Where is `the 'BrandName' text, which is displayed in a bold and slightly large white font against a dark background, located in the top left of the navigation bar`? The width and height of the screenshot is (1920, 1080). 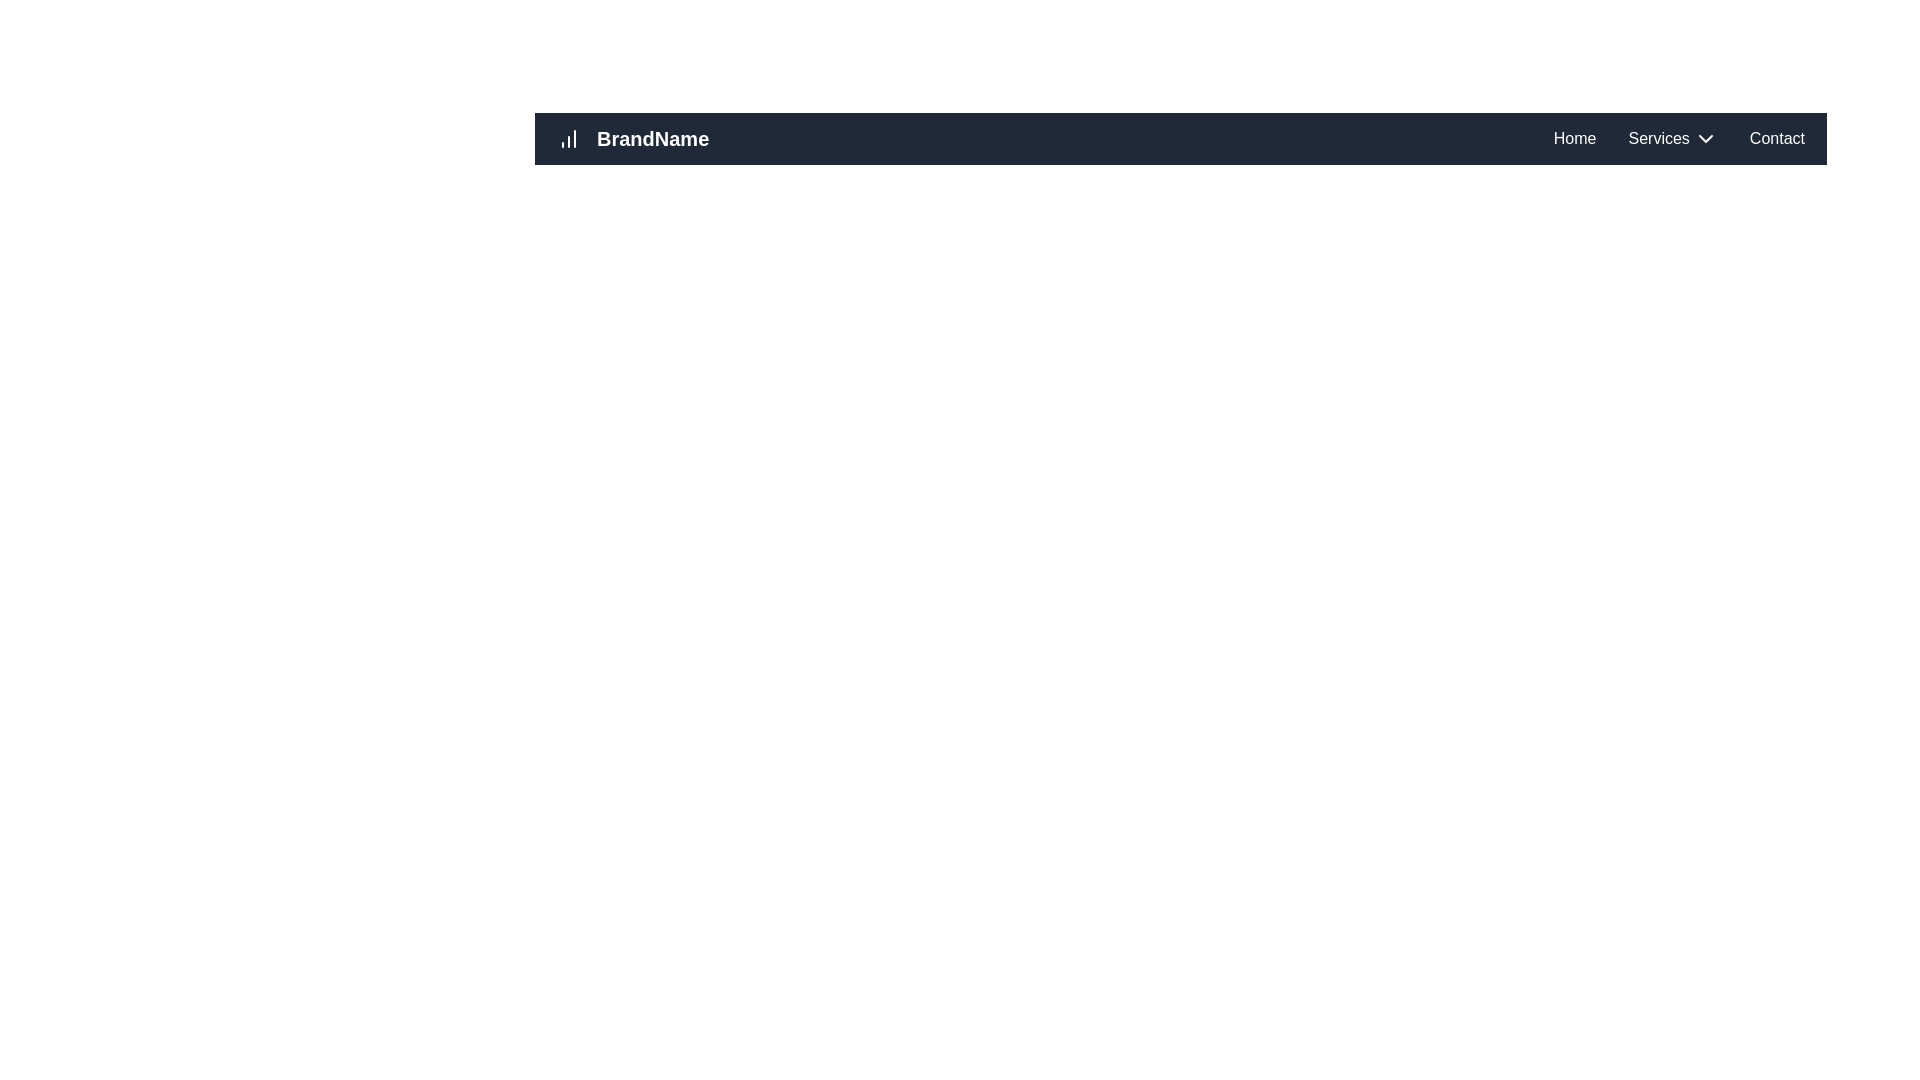
the 'BrandName' text, which is displayed in a bold and slightly large white font against a dark background, located in the top left of the navigation bar is located at coordinates (652, 137).